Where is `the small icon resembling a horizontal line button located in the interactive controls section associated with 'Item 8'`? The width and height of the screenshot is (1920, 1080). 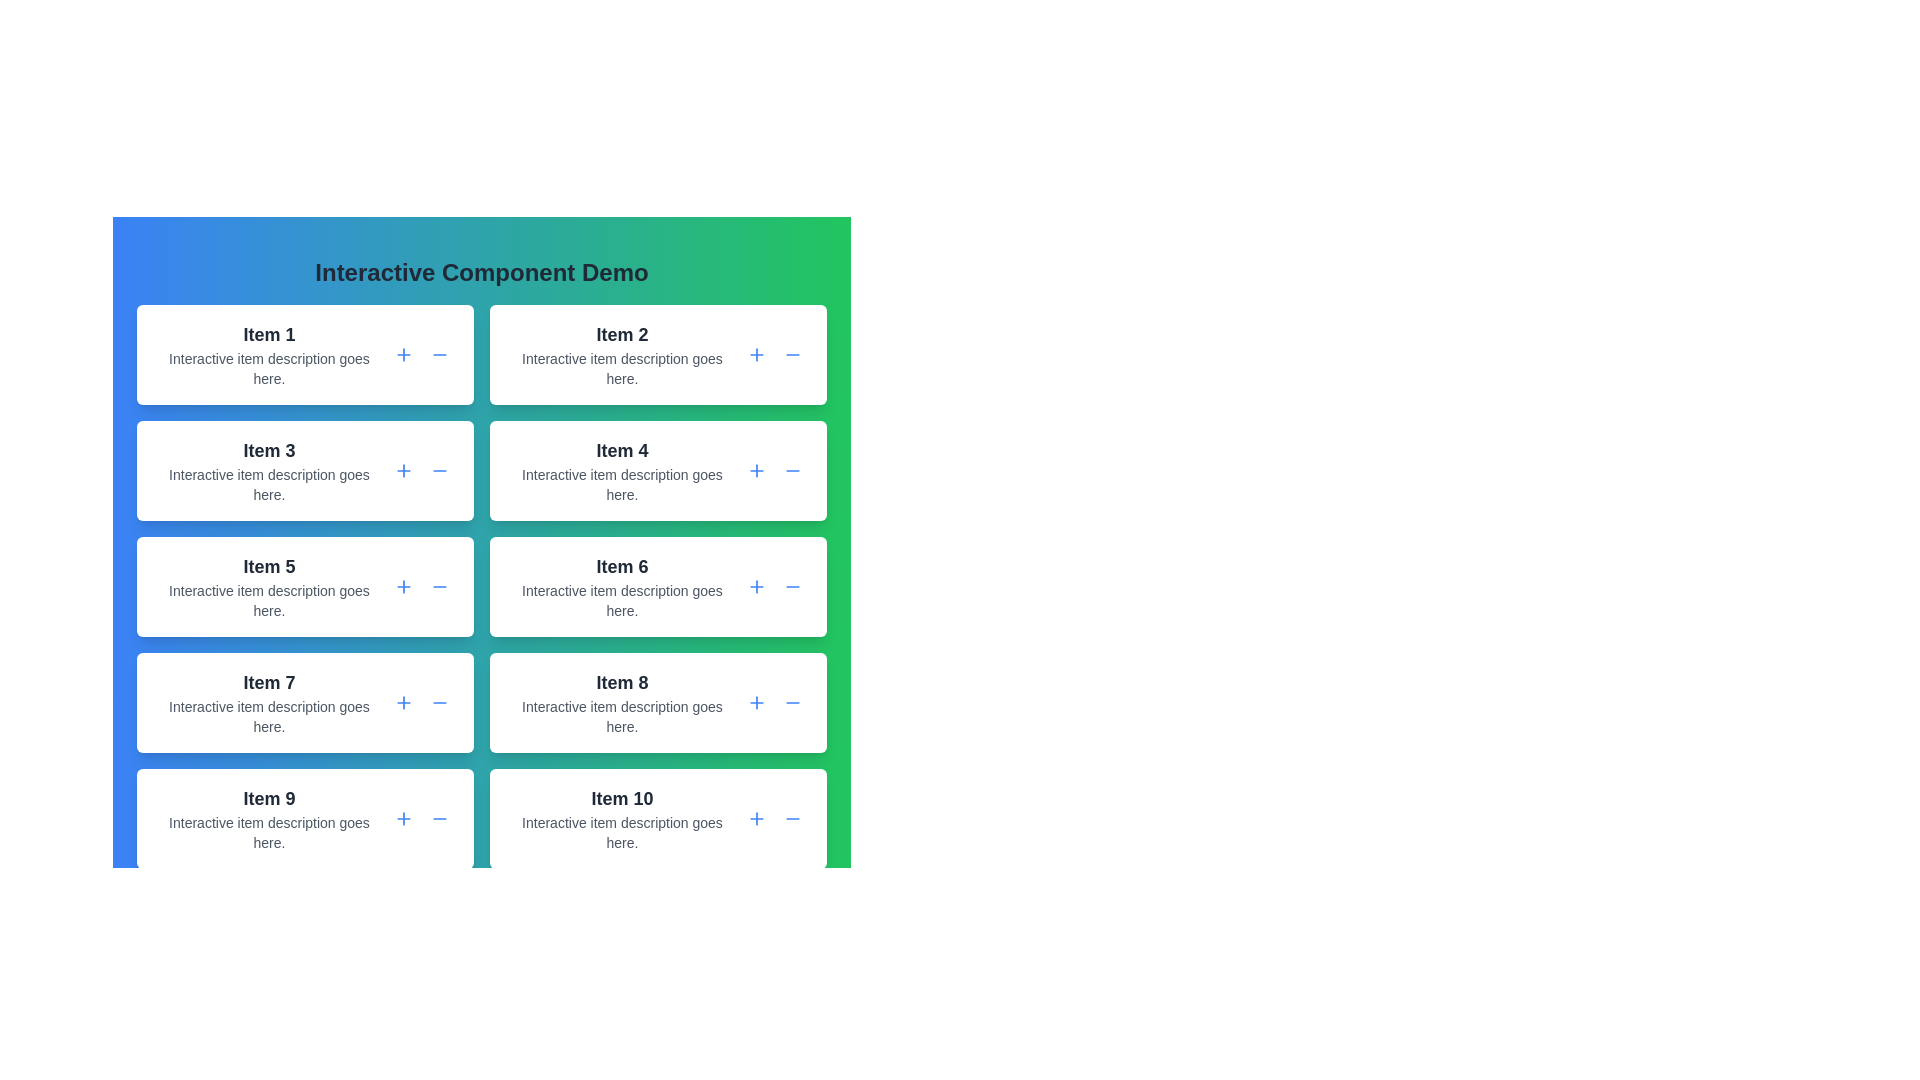 the small icon resembling a horizontal line button located in the interactive controls section associated with 'Item 8' is located at coordinates (791, 701).